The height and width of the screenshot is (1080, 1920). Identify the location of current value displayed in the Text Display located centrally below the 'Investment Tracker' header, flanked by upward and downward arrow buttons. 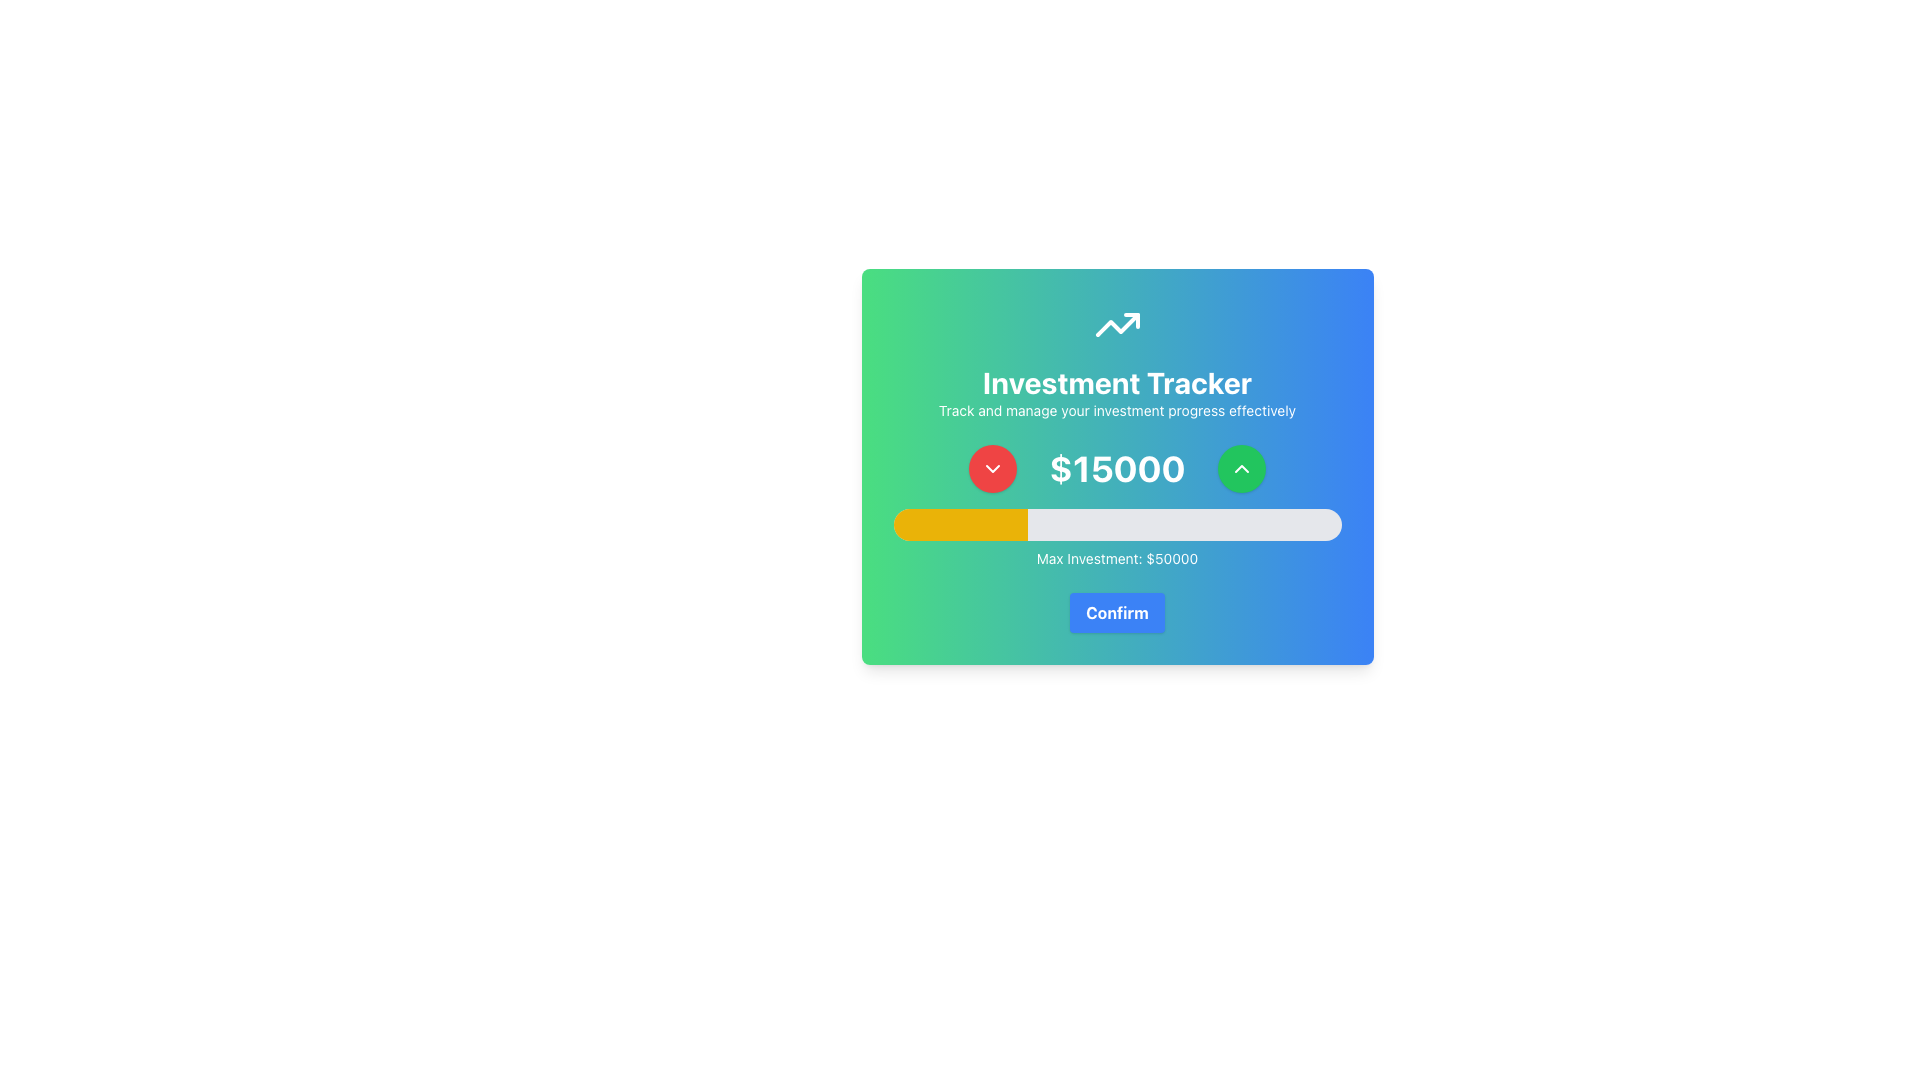
(1116, 469).